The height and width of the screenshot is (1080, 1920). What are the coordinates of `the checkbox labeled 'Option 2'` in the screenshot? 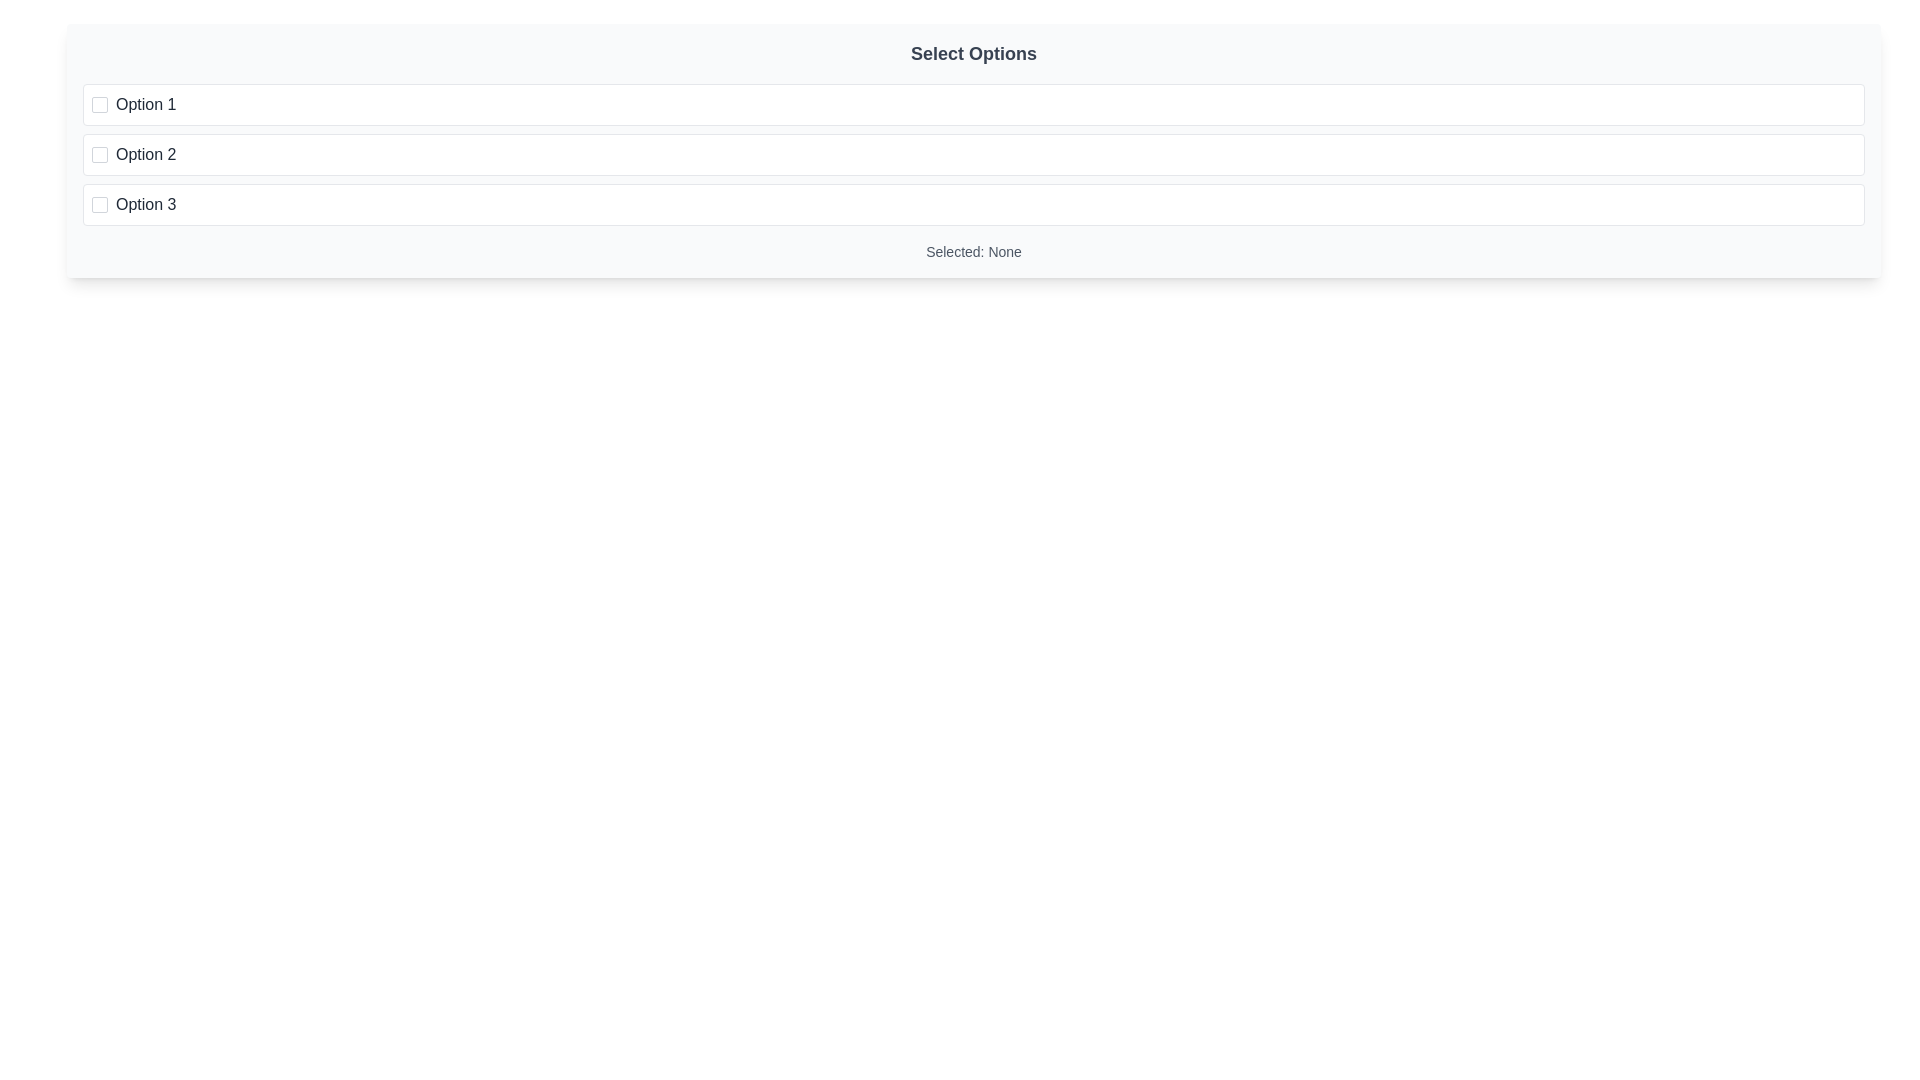 It's located at (974, 153).